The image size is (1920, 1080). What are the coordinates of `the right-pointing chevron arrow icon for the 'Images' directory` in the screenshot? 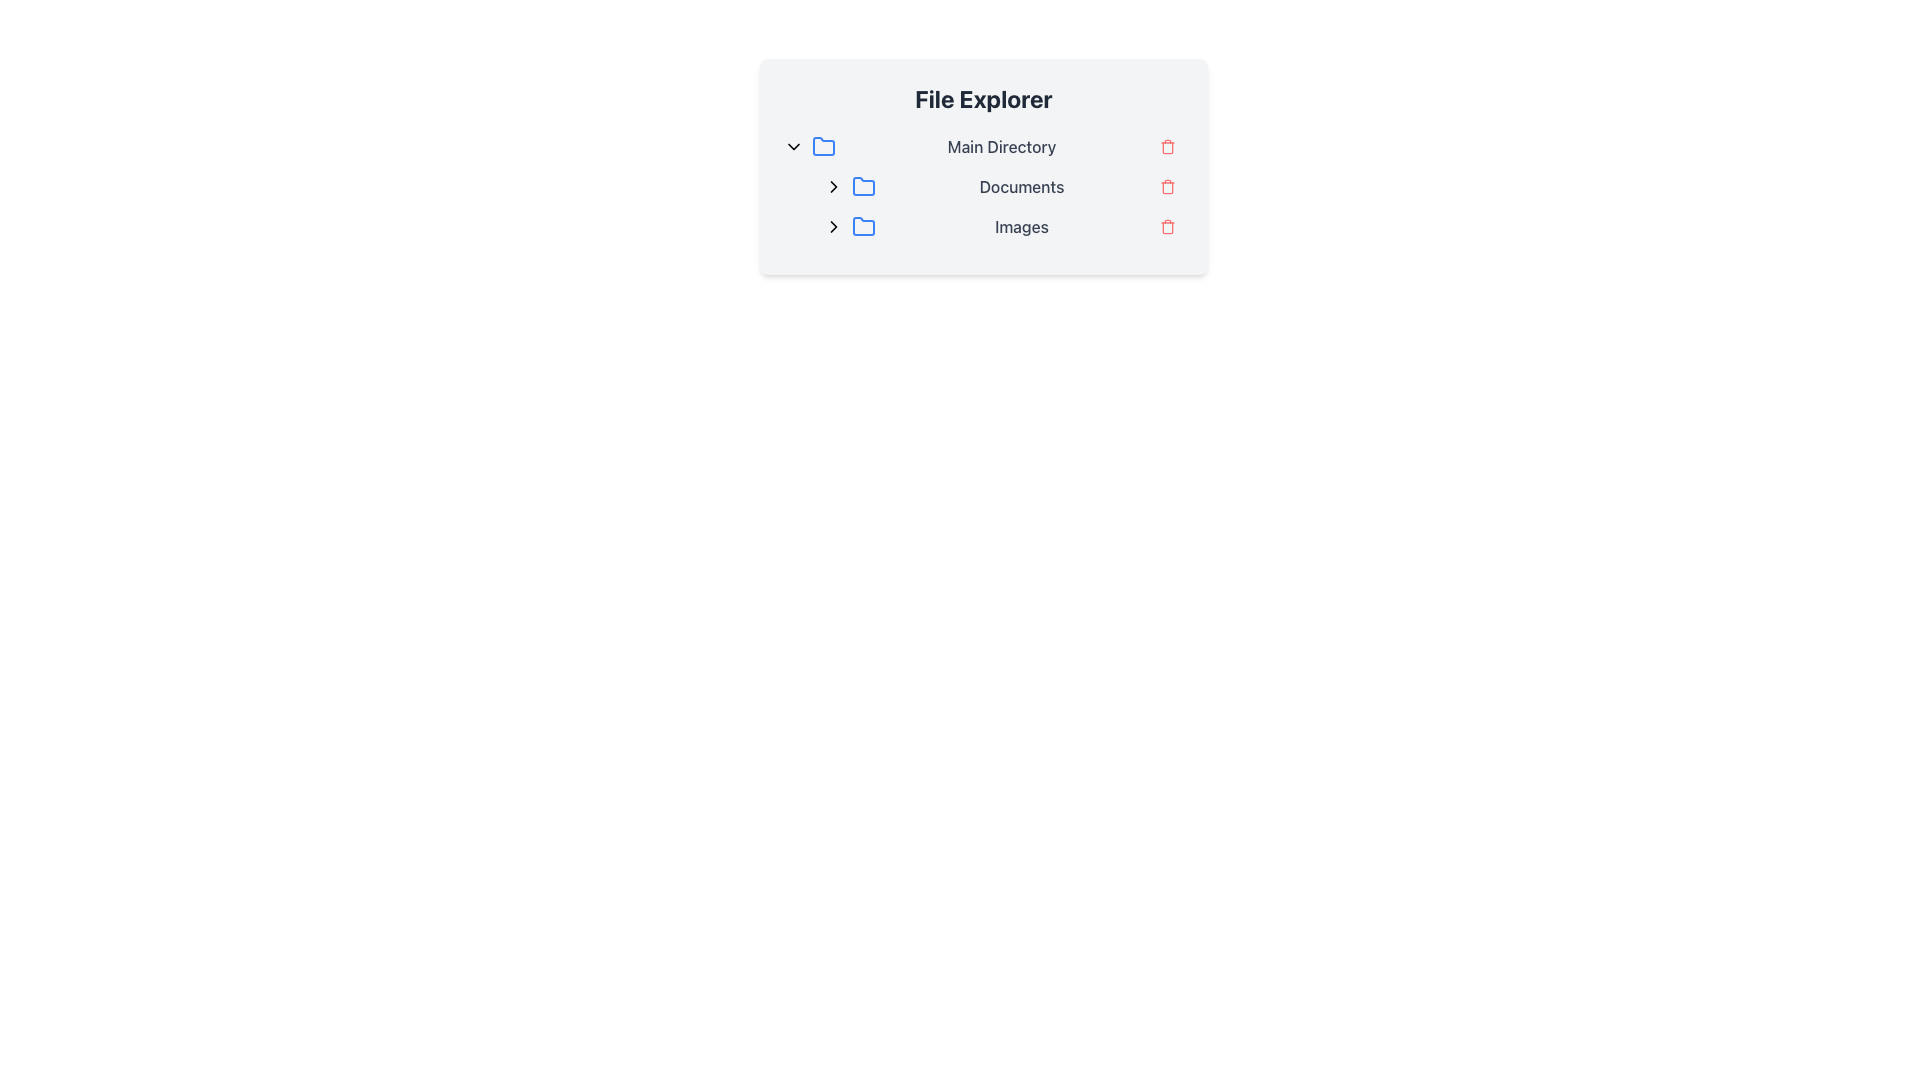 It's located at (834, 226).